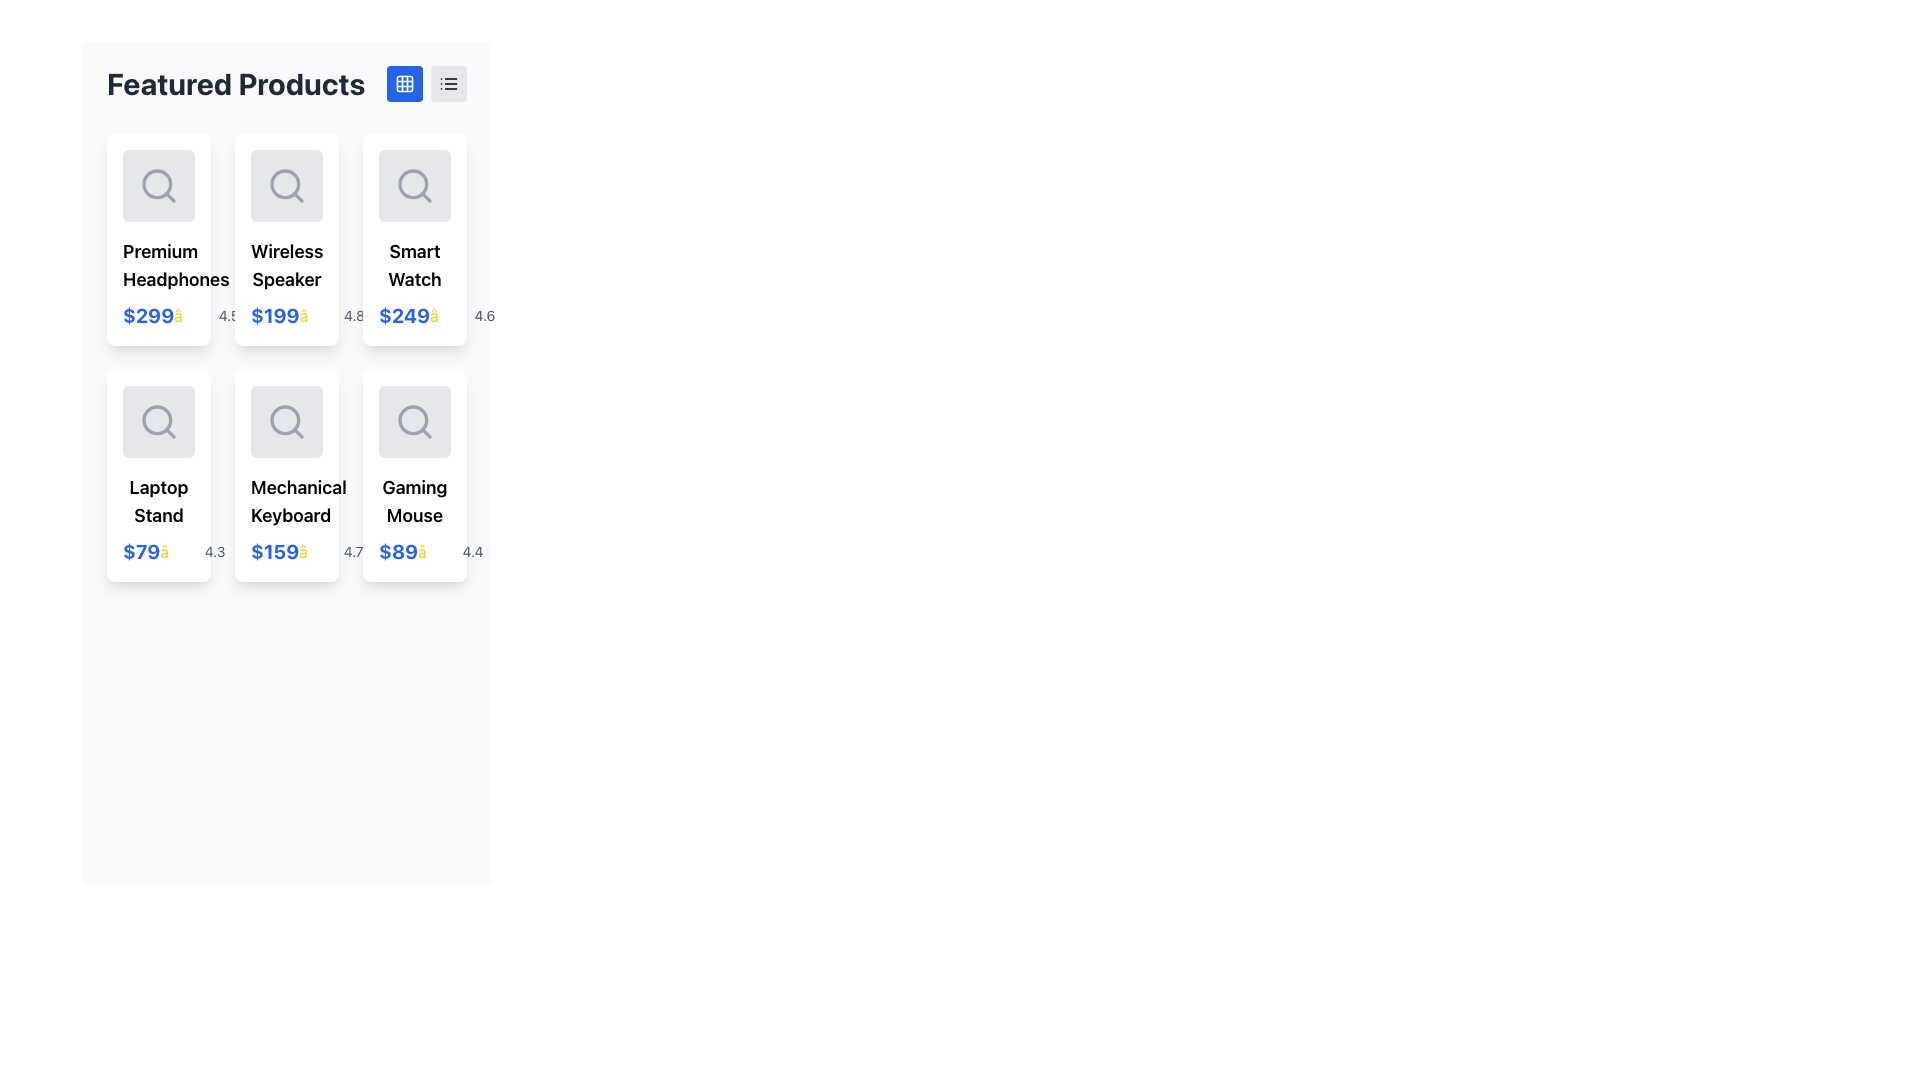  I want to click on the static text display showing the price of the product 'Premium Headphones' located in the first column and first row of the grid under the 'Featured Products' section, so click(147, 315).